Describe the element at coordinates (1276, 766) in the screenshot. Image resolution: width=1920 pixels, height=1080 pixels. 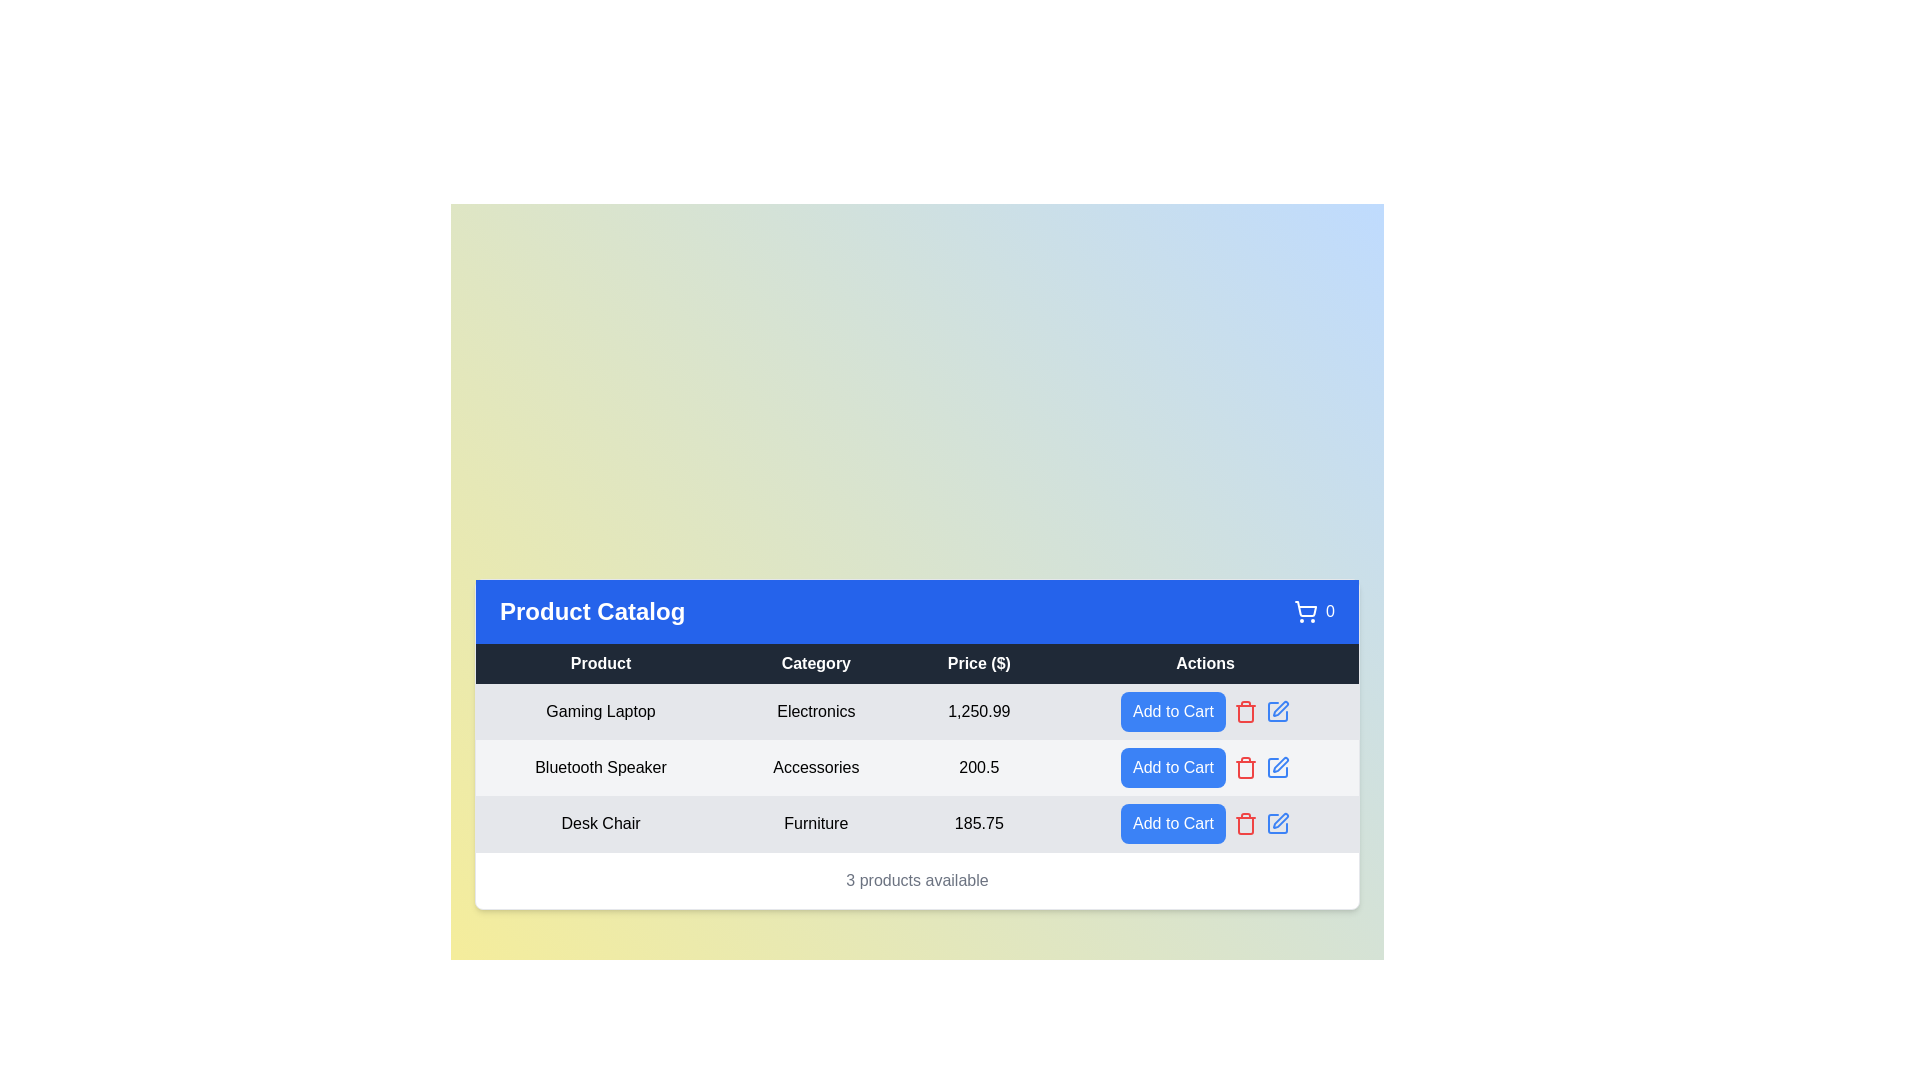
I see `the editing icon in the 'Actions' column of the data table for the product 'Bluetooth Speaker'` at that location.